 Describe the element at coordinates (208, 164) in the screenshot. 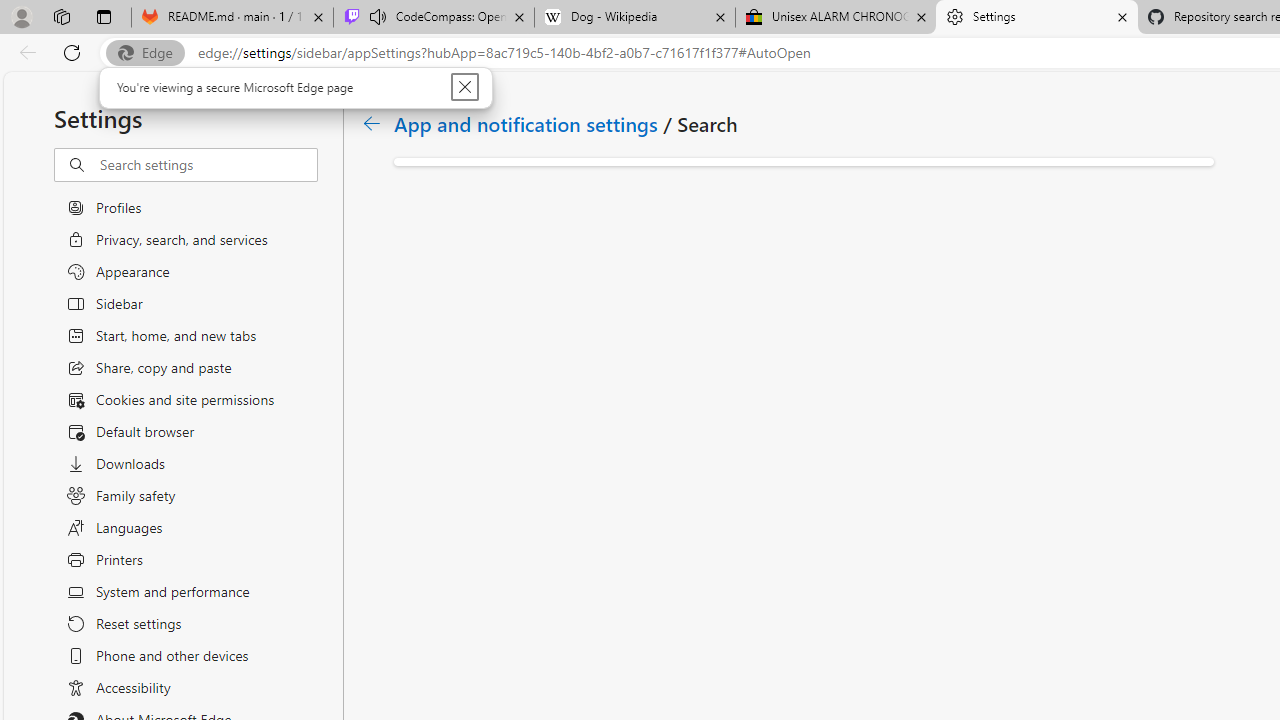

I see `'Search settings'` at that location.